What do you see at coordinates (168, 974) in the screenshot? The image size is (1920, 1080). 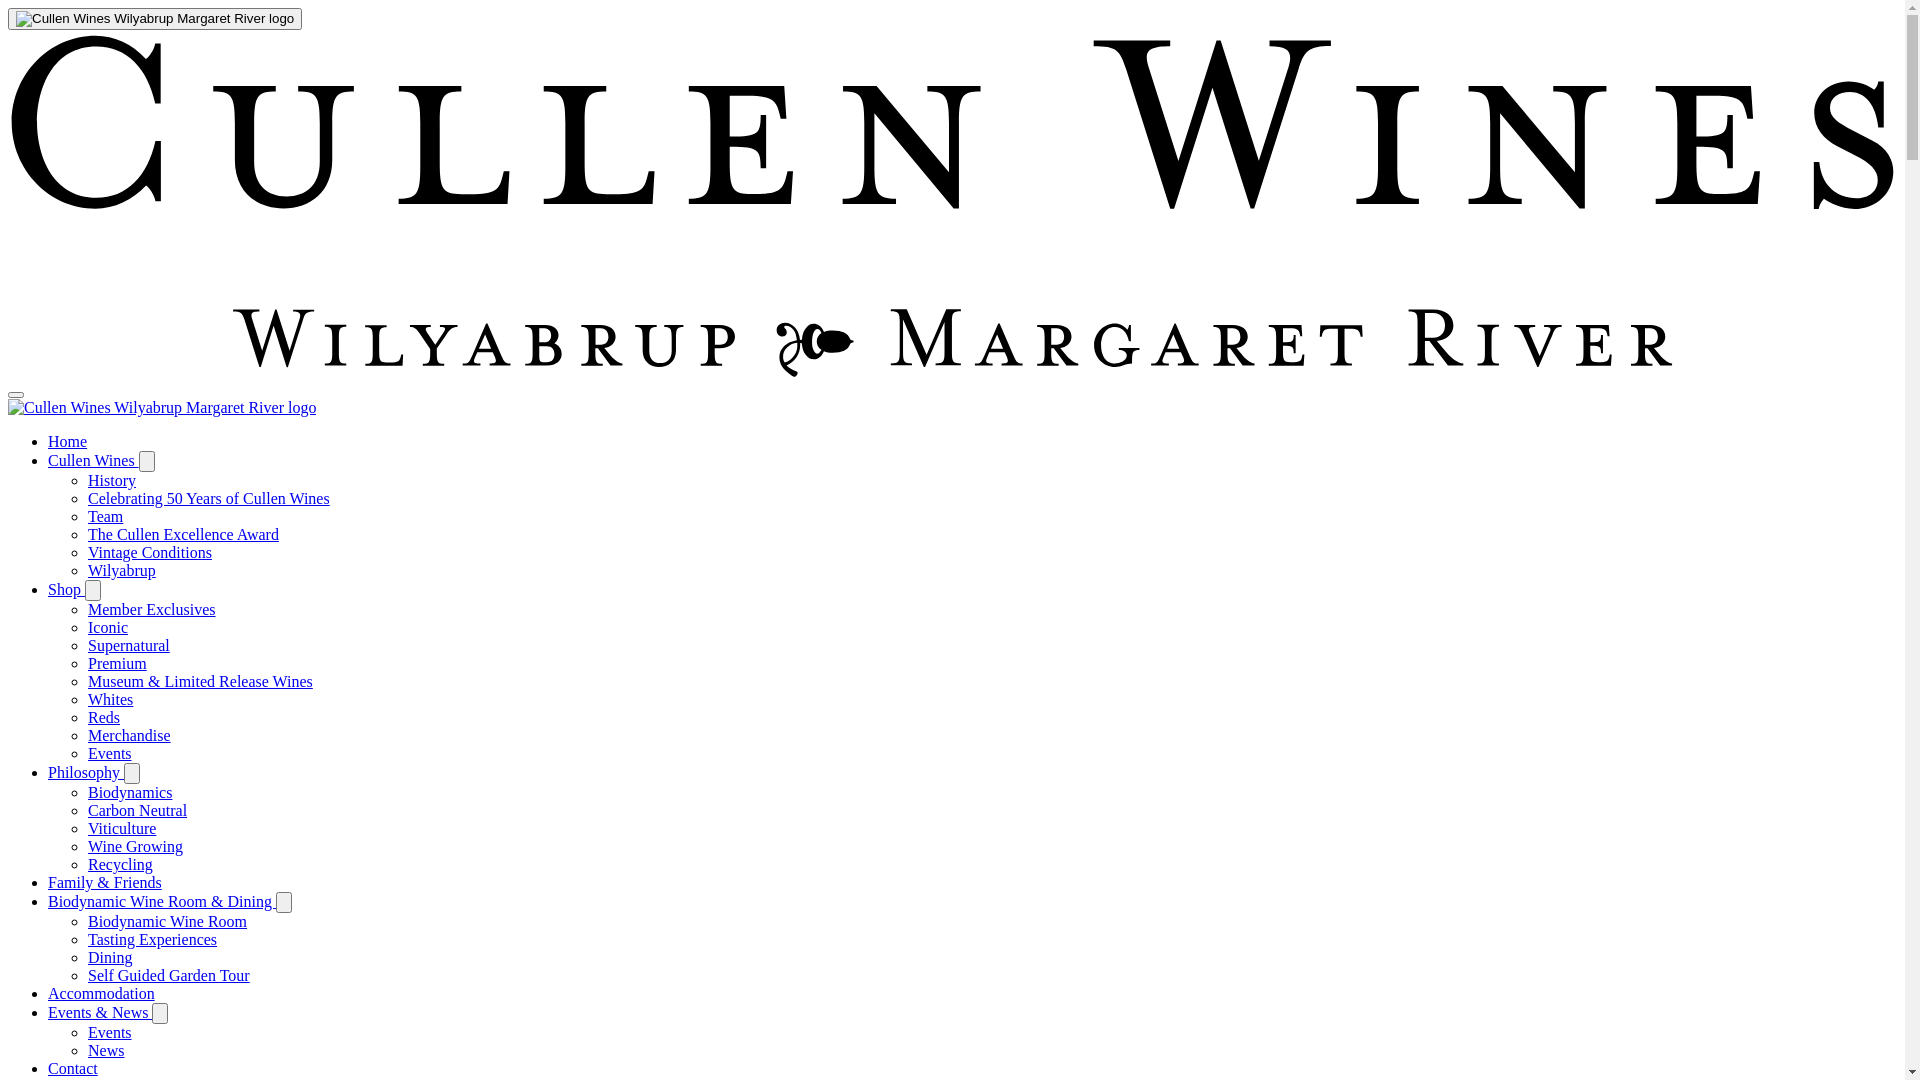 I see `'Self Guided Garden Tour'` at bounding box center [168, 974].